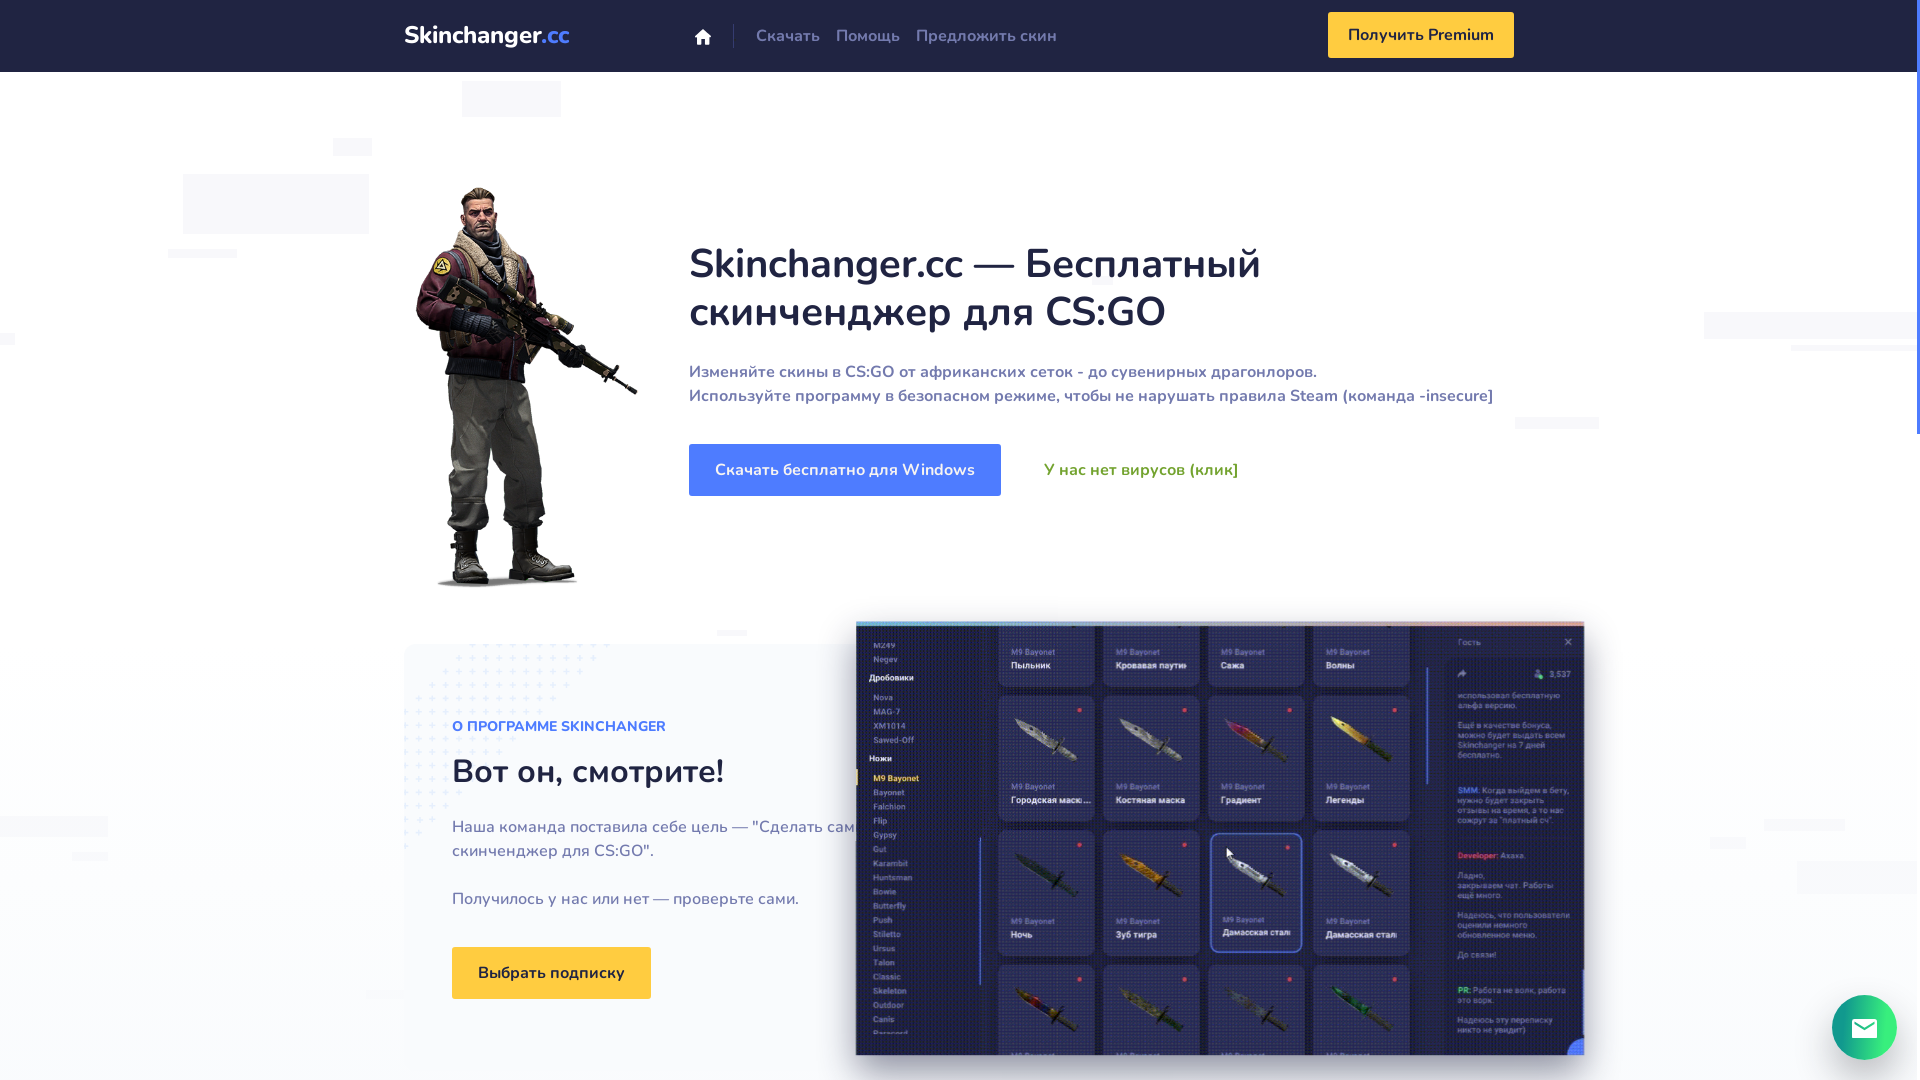 This screenshot has height=1080, width=1920. What do you see at coordinates (486, 34) in the screenshot?
I see `'Skinchanger.cc'` at bounding box center [486, 34].